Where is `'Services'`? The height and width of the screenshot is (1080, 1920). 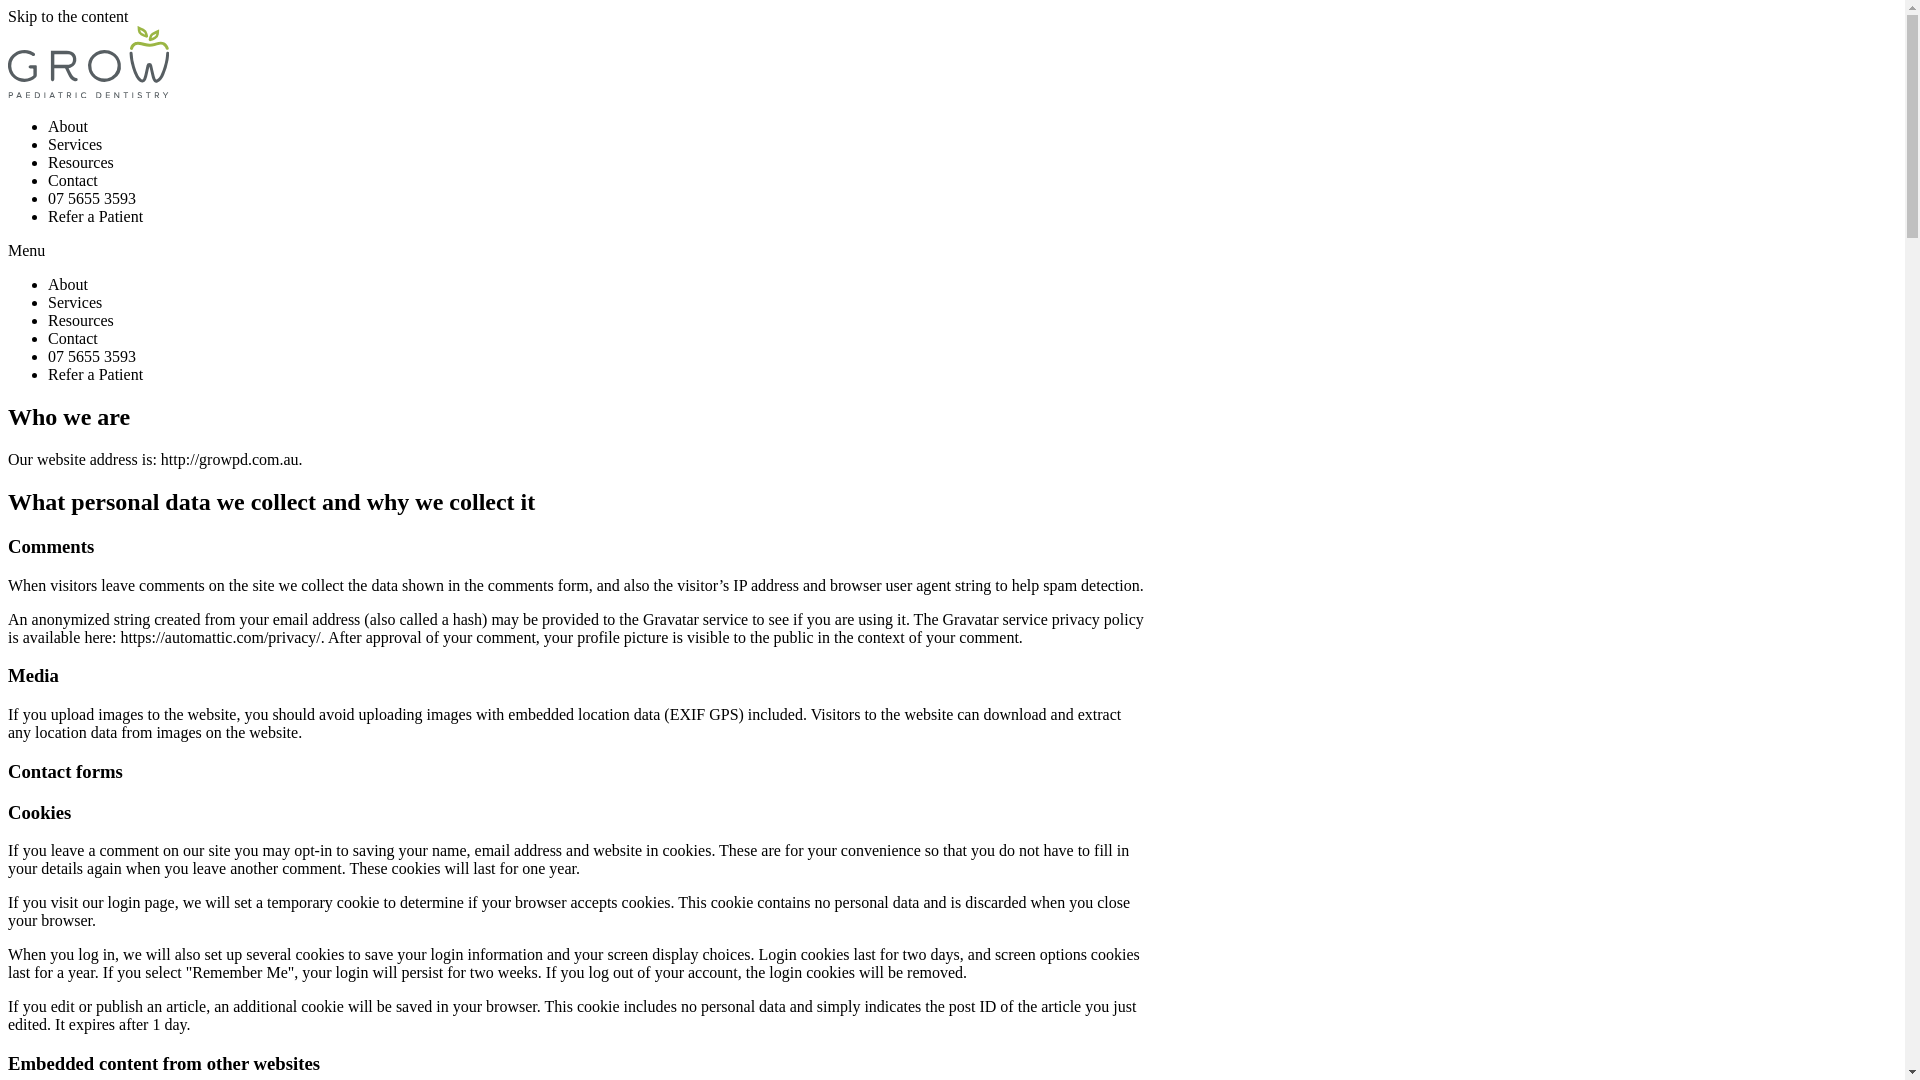
'Services' is located at coordinates (48, 302).